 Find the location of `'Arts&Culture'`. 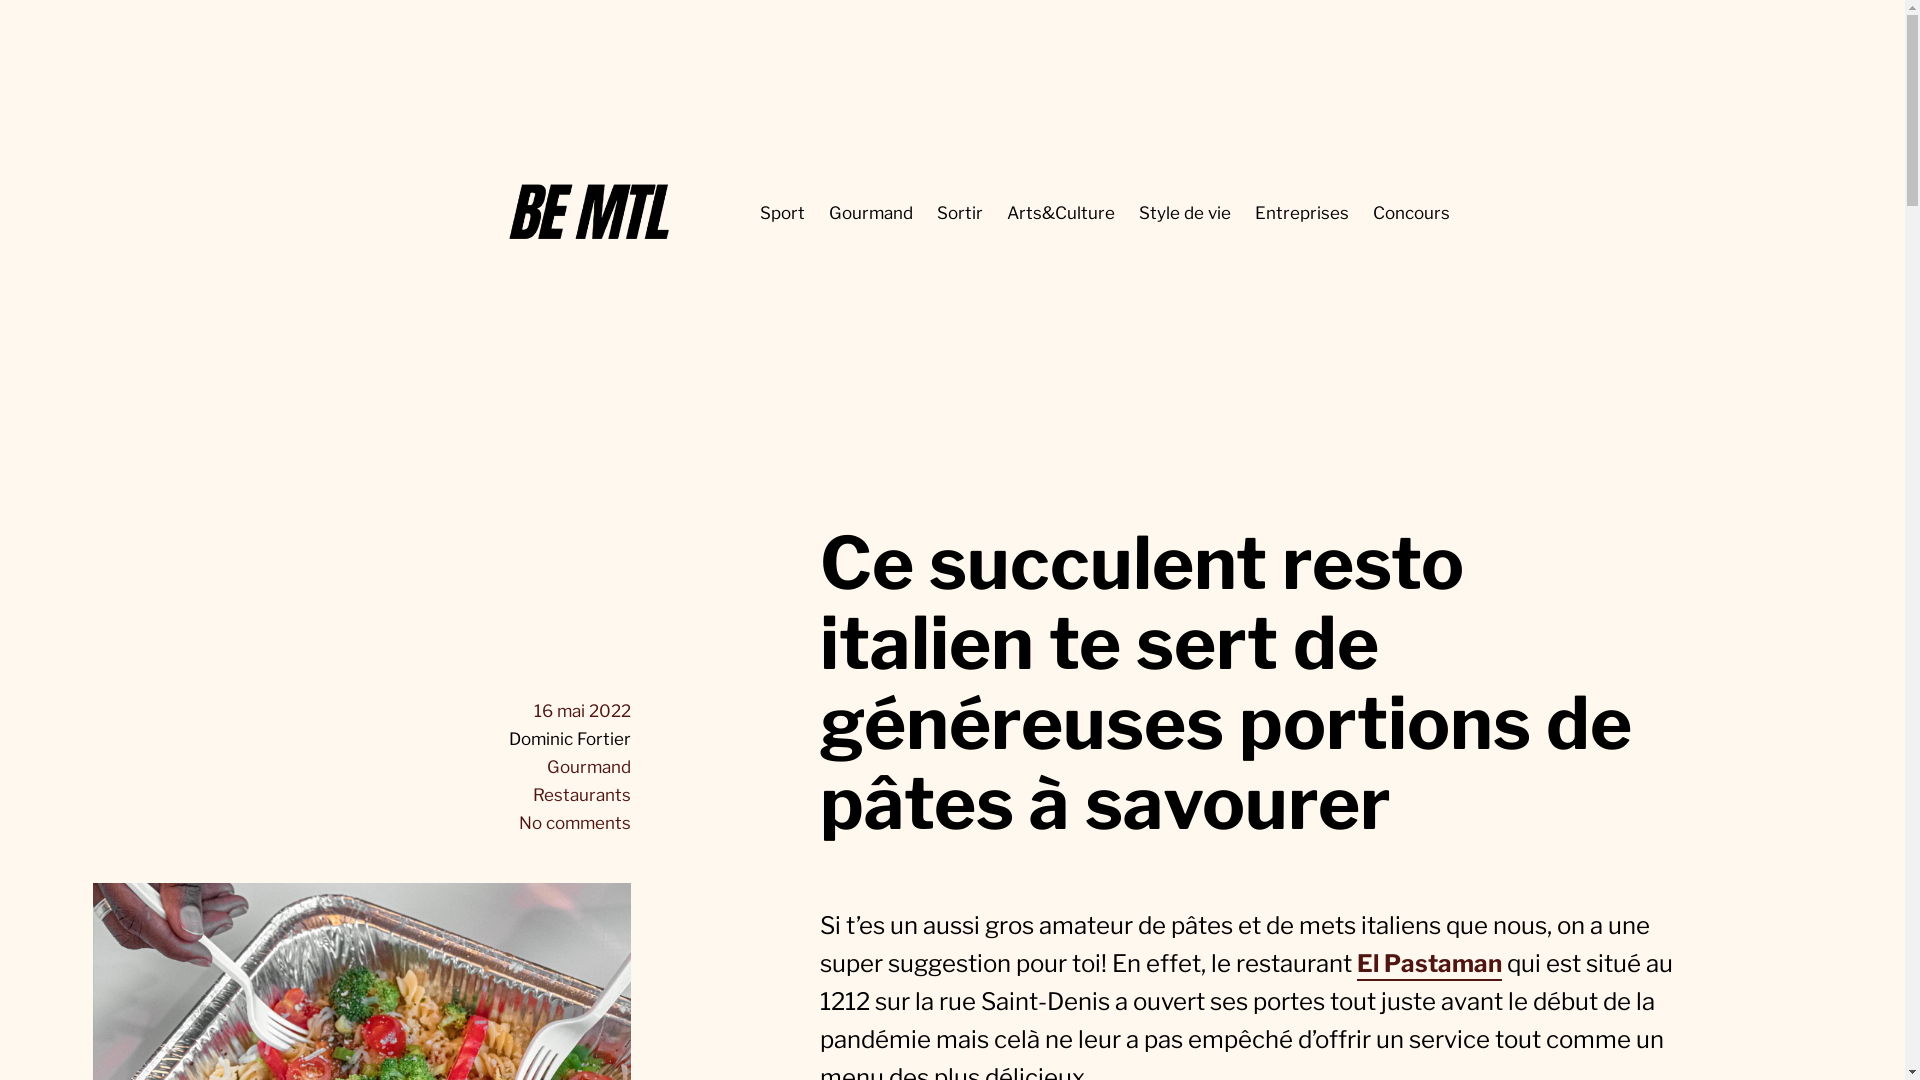

'Arts&Culture' is located at coordinates (1059, 212).